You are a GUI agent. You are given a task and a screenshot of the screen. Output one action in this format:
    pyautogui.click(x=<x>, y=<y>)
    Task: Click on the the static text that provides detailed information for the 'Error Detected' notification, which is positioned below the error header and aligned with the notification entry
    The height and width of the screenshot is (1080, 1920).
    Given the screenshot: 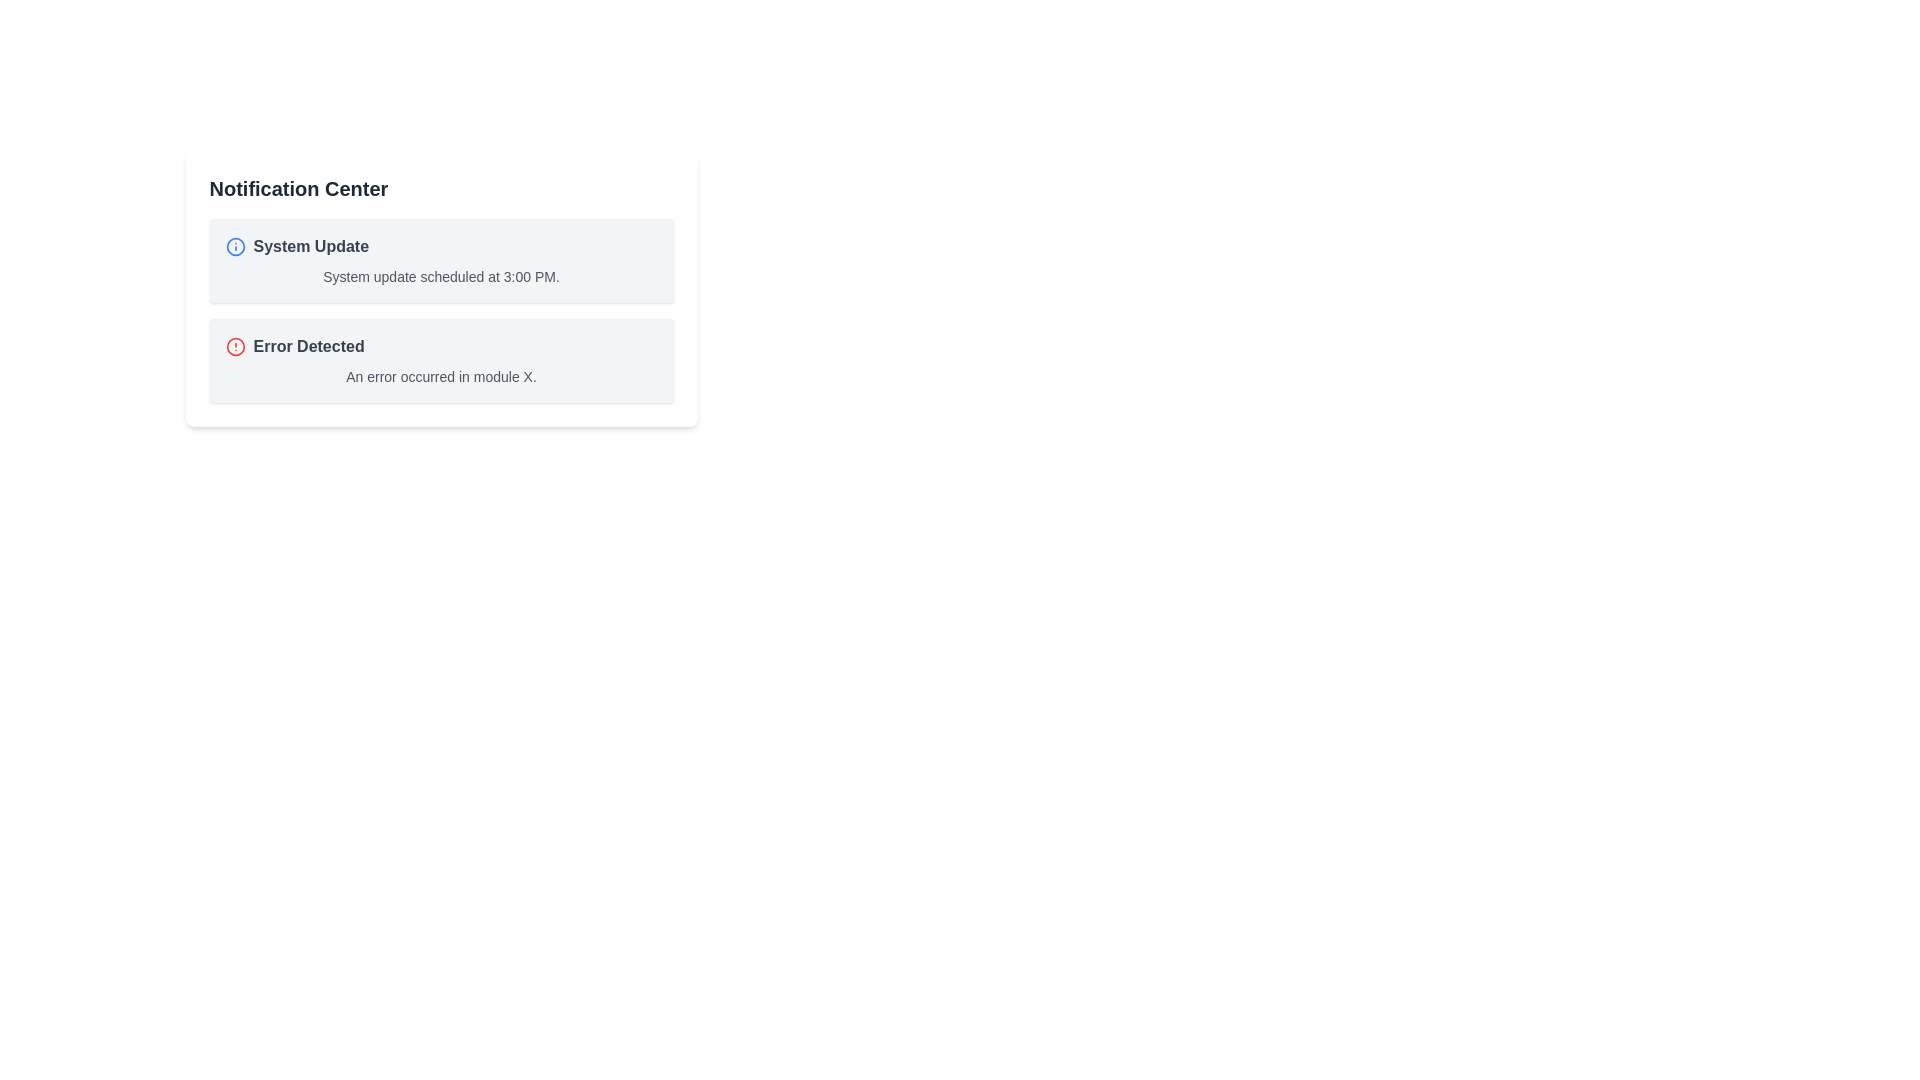 What is the action you would take?
    pyautogui.click(x=440, y=377)
    